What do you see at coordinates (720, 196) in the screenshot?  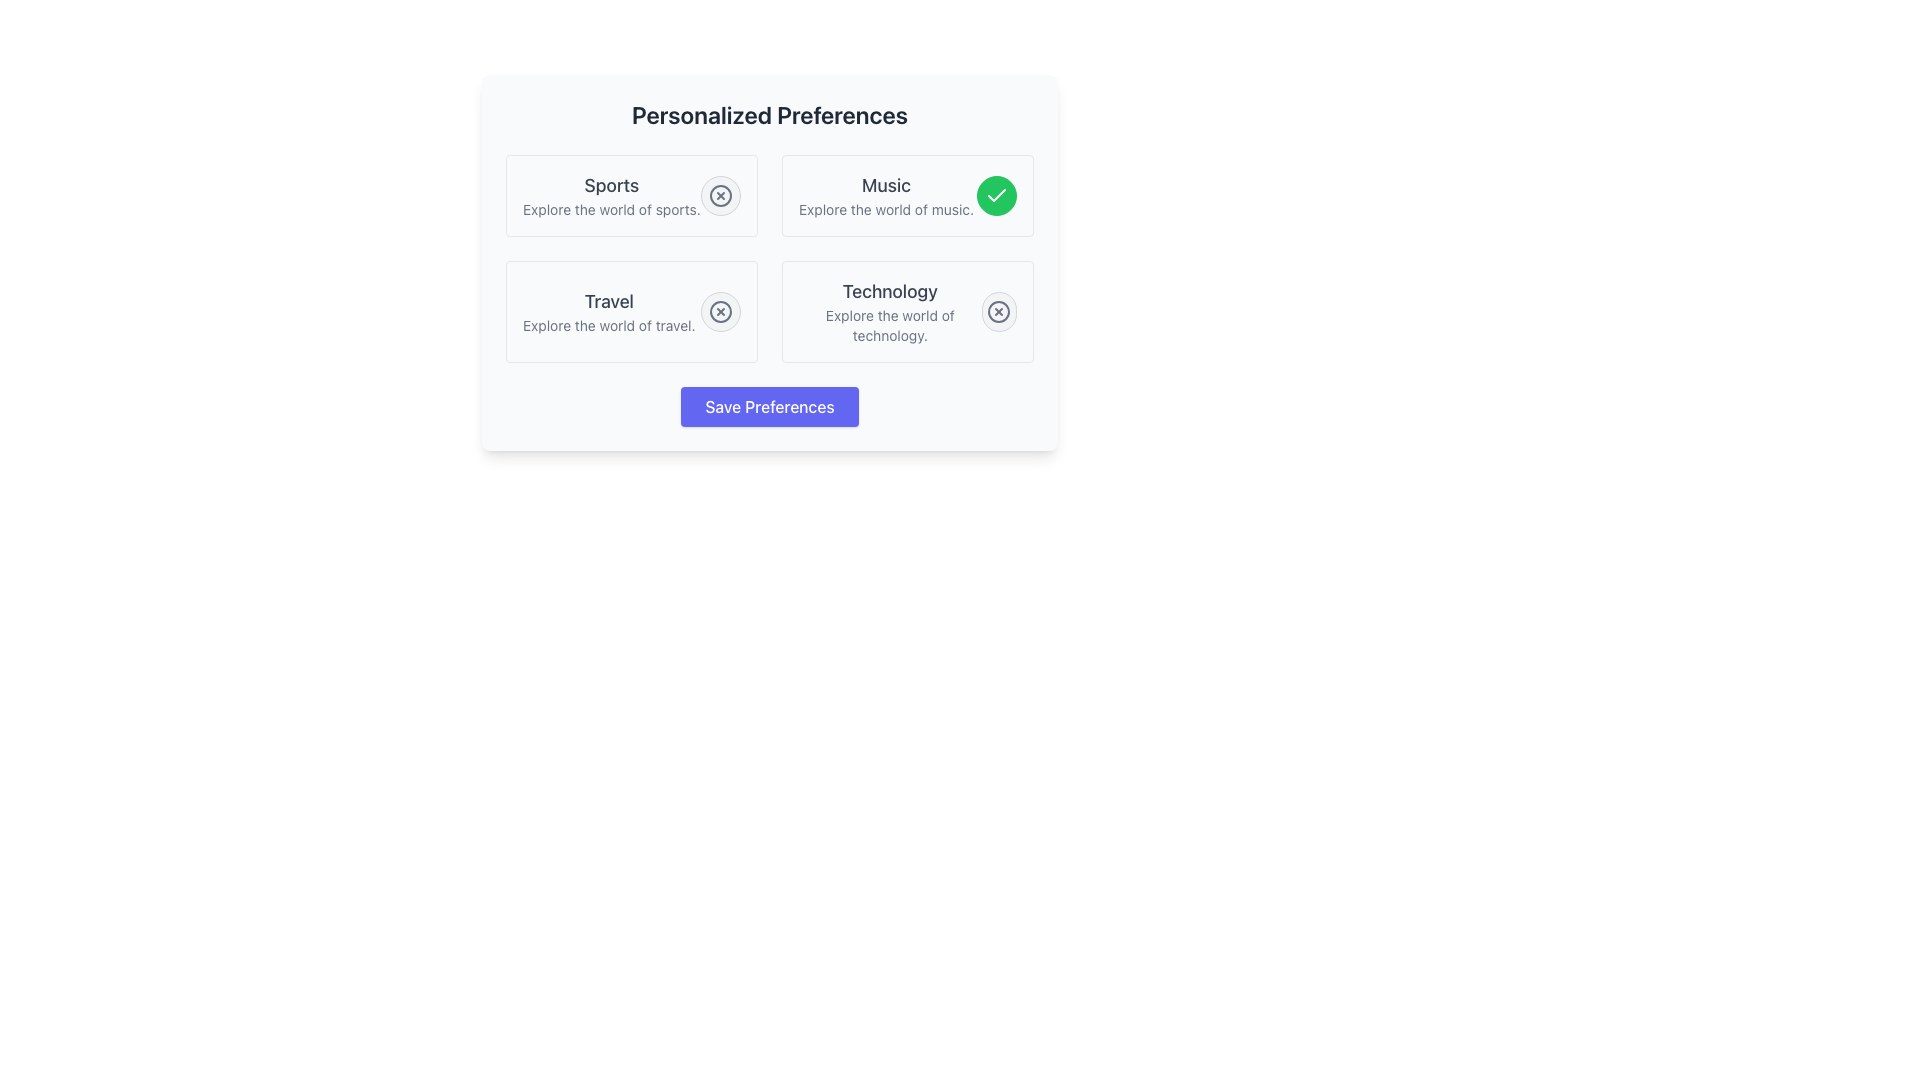 I see `the circular icon featuring an 'X' mark located in the top-left box of the grid labeled 'Sports'` at bounding box center [720, 196].